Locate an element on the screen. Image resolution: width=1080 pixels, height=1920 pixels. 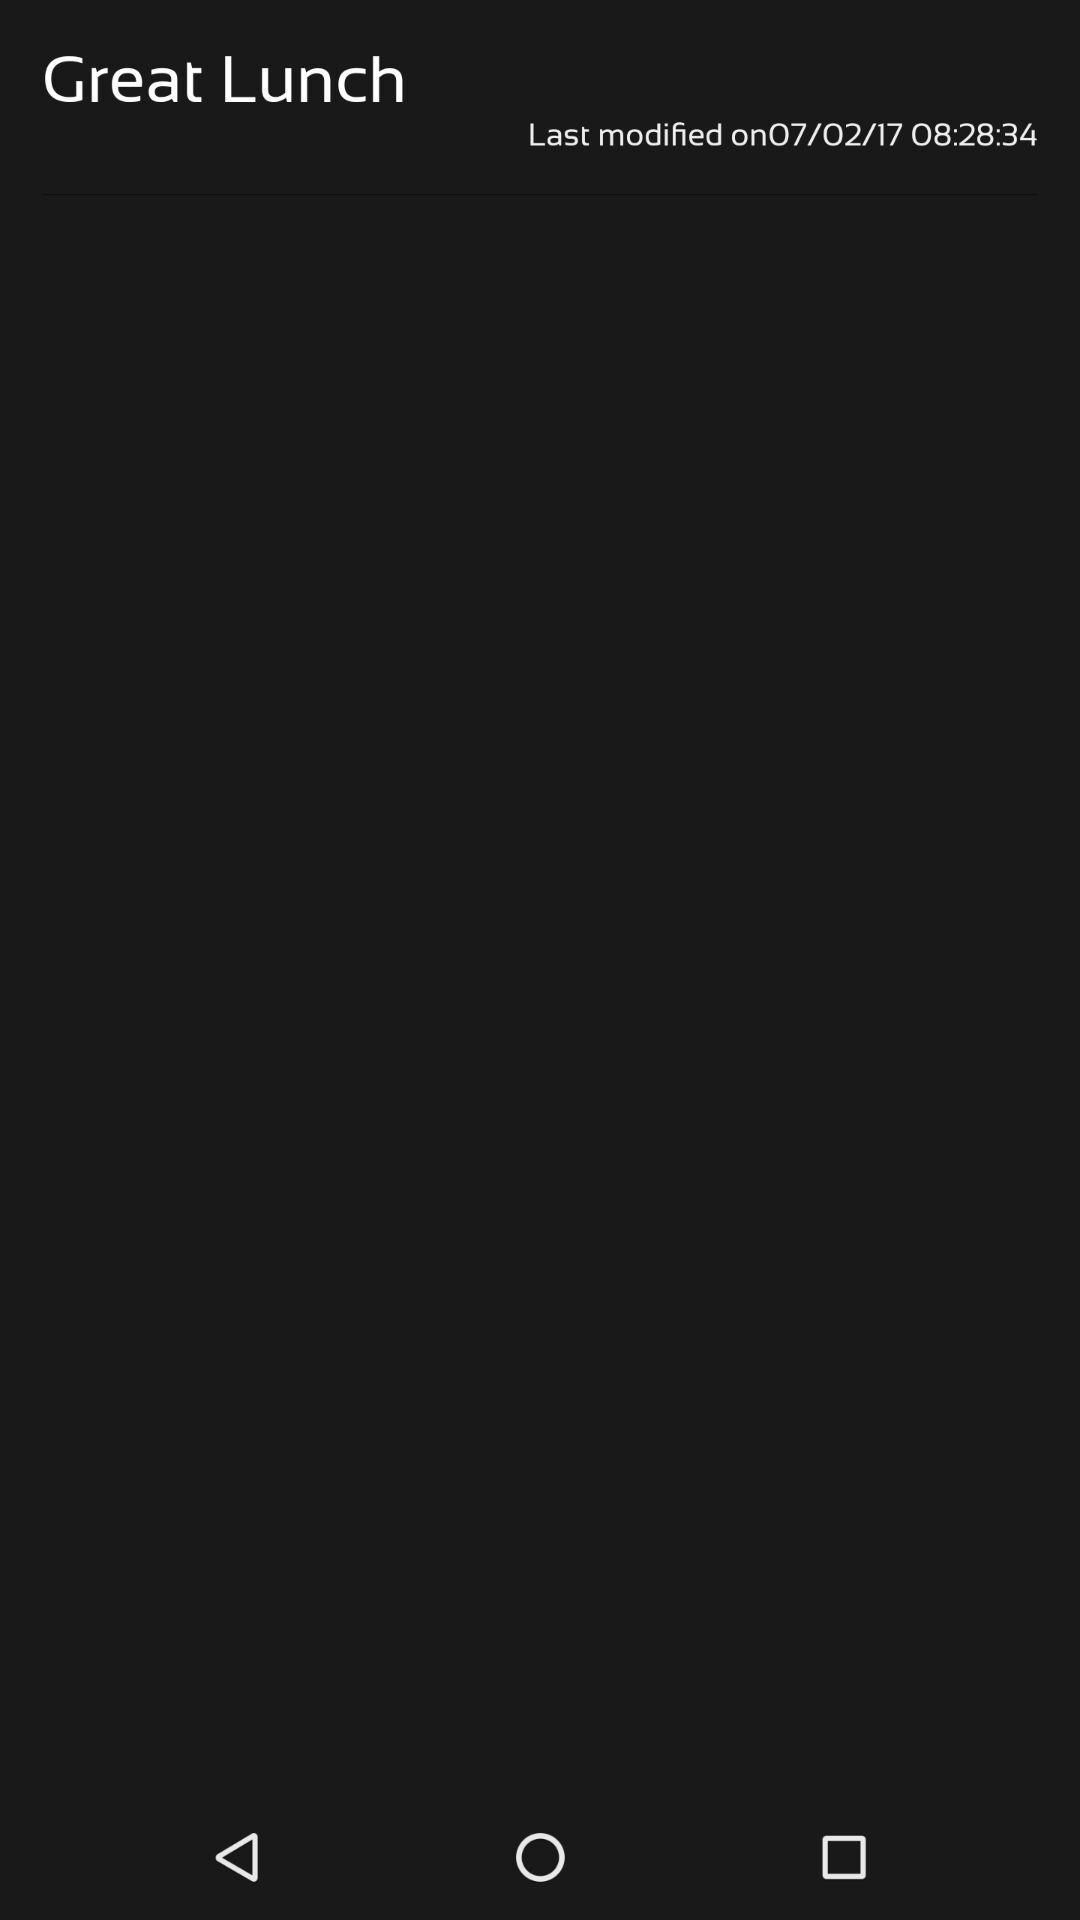
the great lunch at the top left corner is located at coordinates (224, 79).